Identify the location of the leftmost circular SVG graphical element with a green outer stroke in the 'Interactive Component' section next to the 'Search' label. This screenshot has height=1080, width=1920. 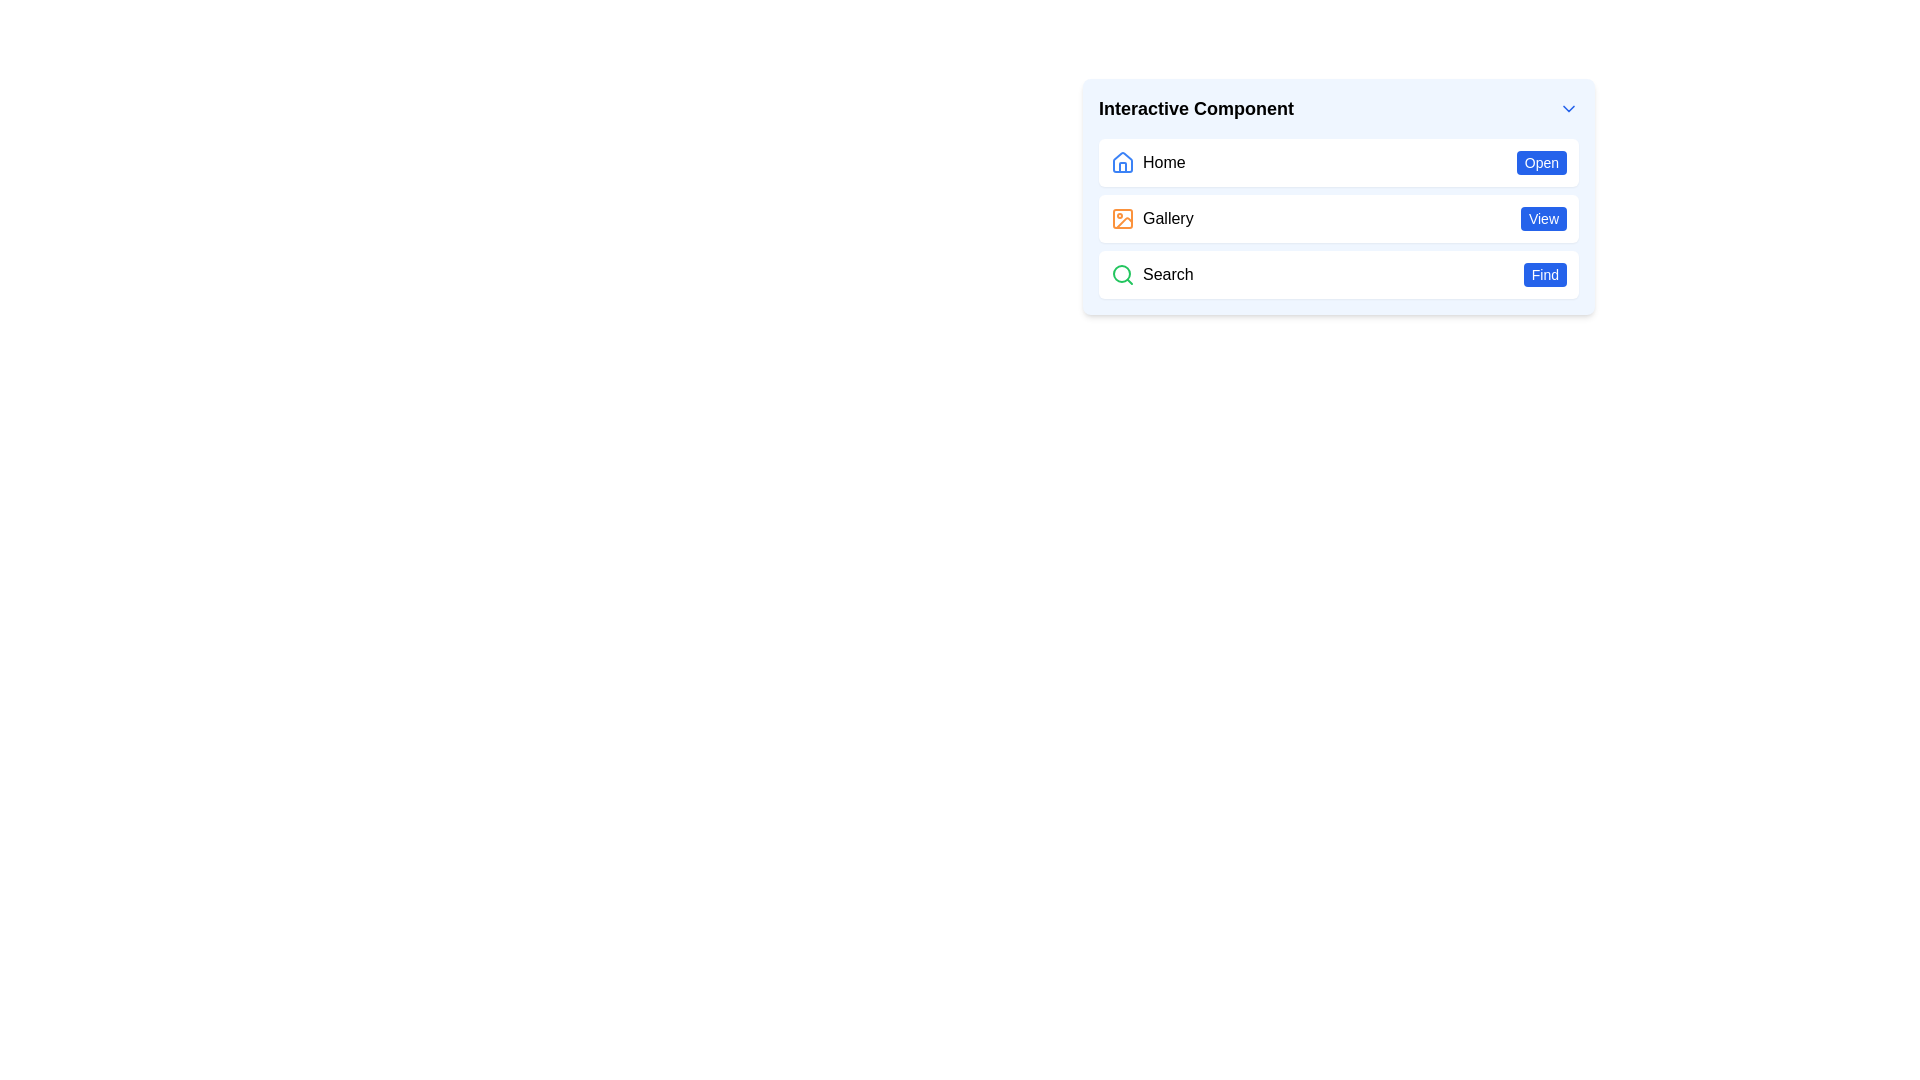
(1122, 273).